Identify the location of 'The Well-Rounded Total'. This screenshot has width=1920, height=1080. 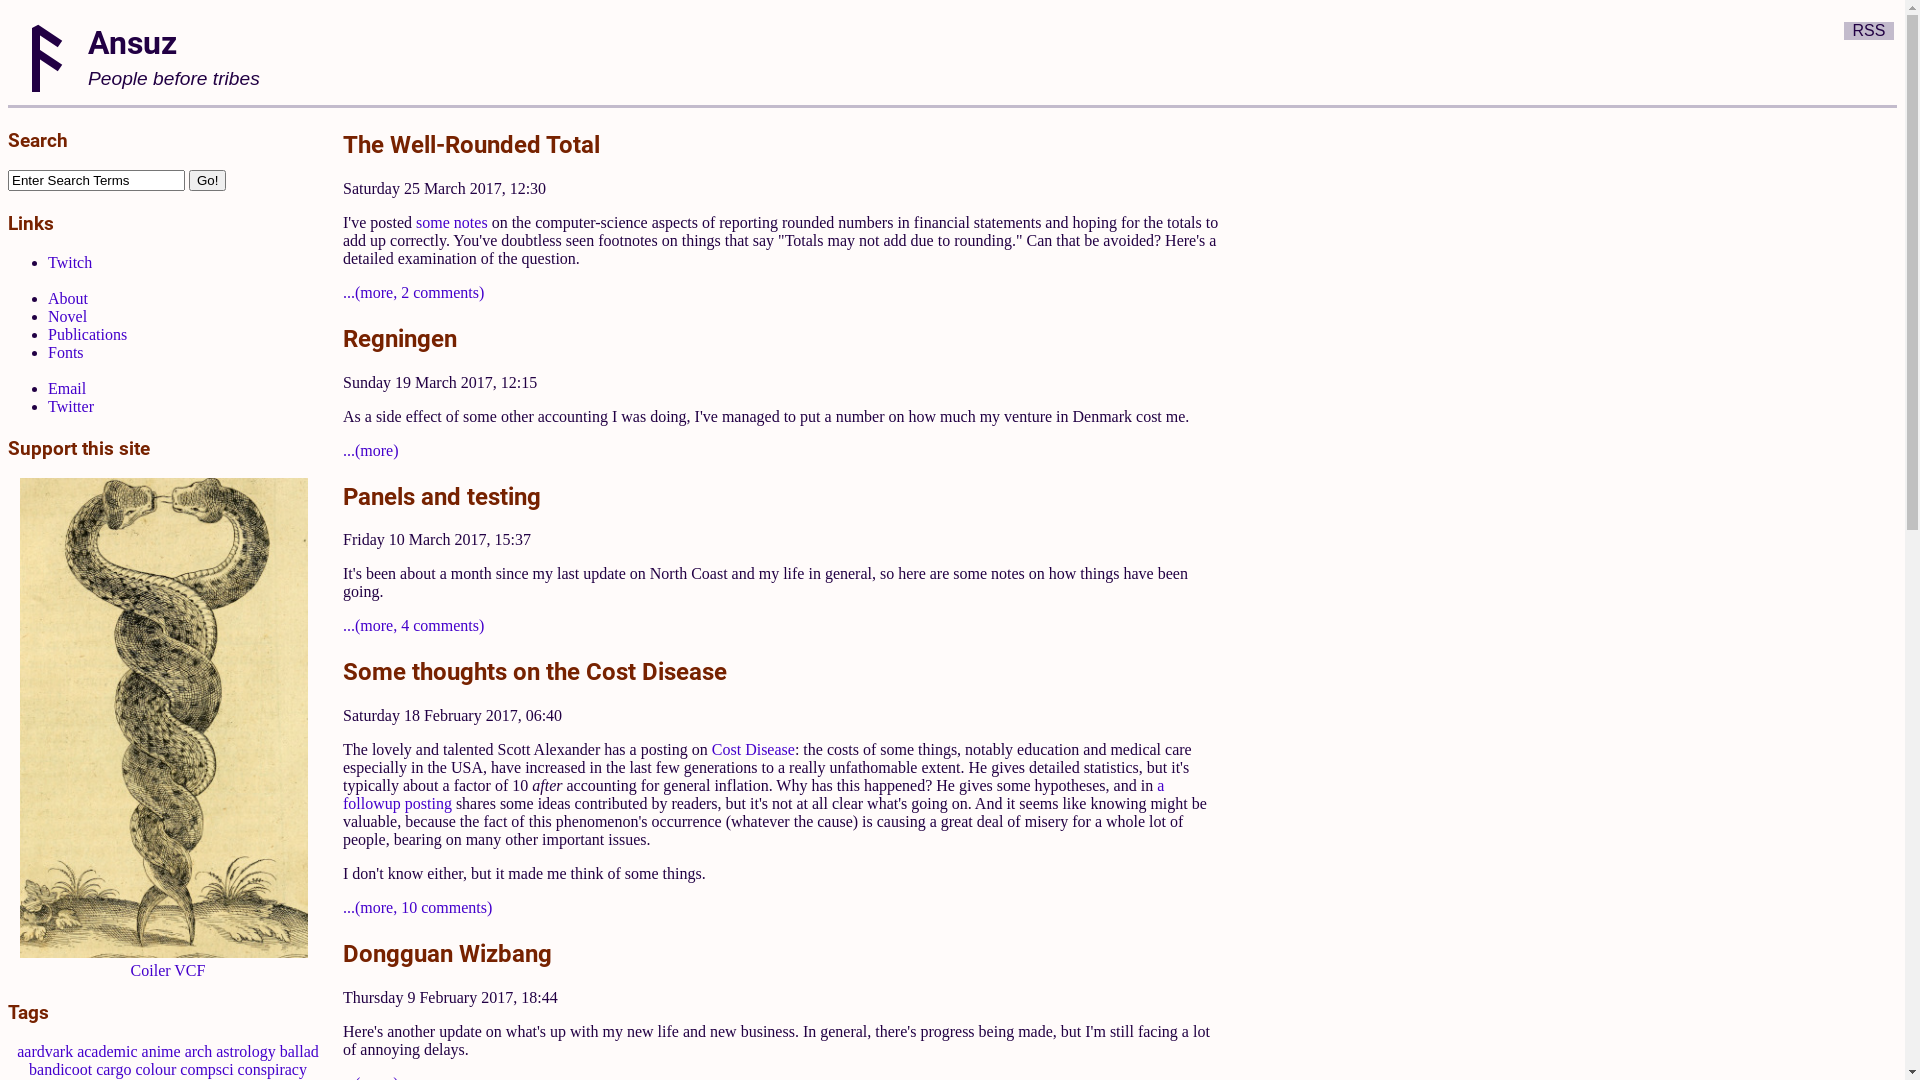
(470, 142).